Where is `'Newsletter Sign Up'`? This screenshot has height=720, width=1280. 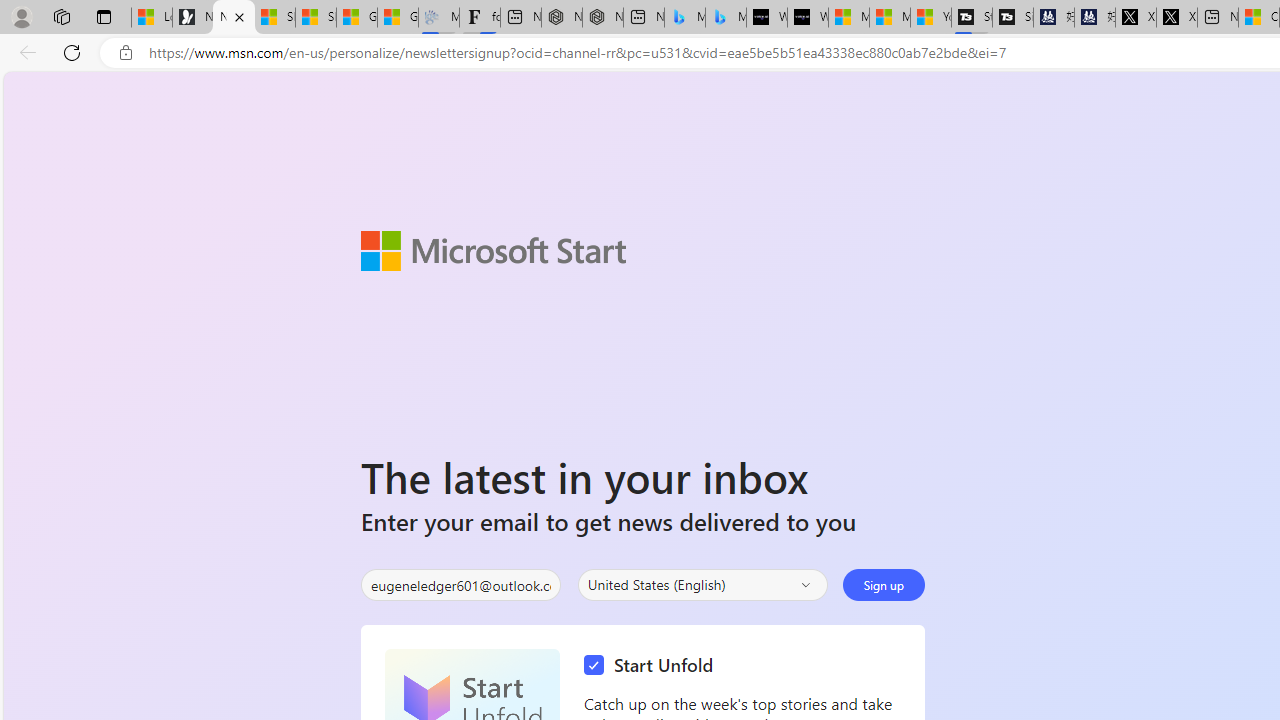 'Newsletter Sign Up' is located at coordinates (233, 17).